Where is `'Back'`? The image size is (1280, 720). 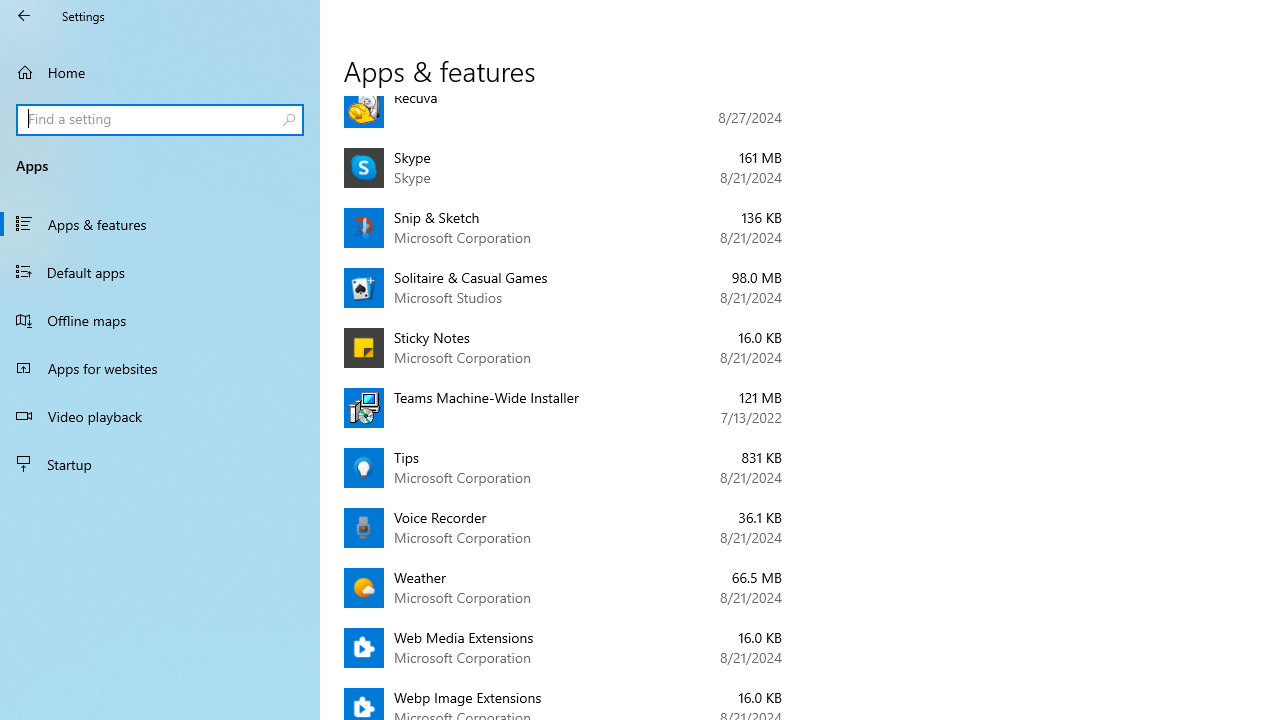 'Back' is located at coordinates (24, 15).